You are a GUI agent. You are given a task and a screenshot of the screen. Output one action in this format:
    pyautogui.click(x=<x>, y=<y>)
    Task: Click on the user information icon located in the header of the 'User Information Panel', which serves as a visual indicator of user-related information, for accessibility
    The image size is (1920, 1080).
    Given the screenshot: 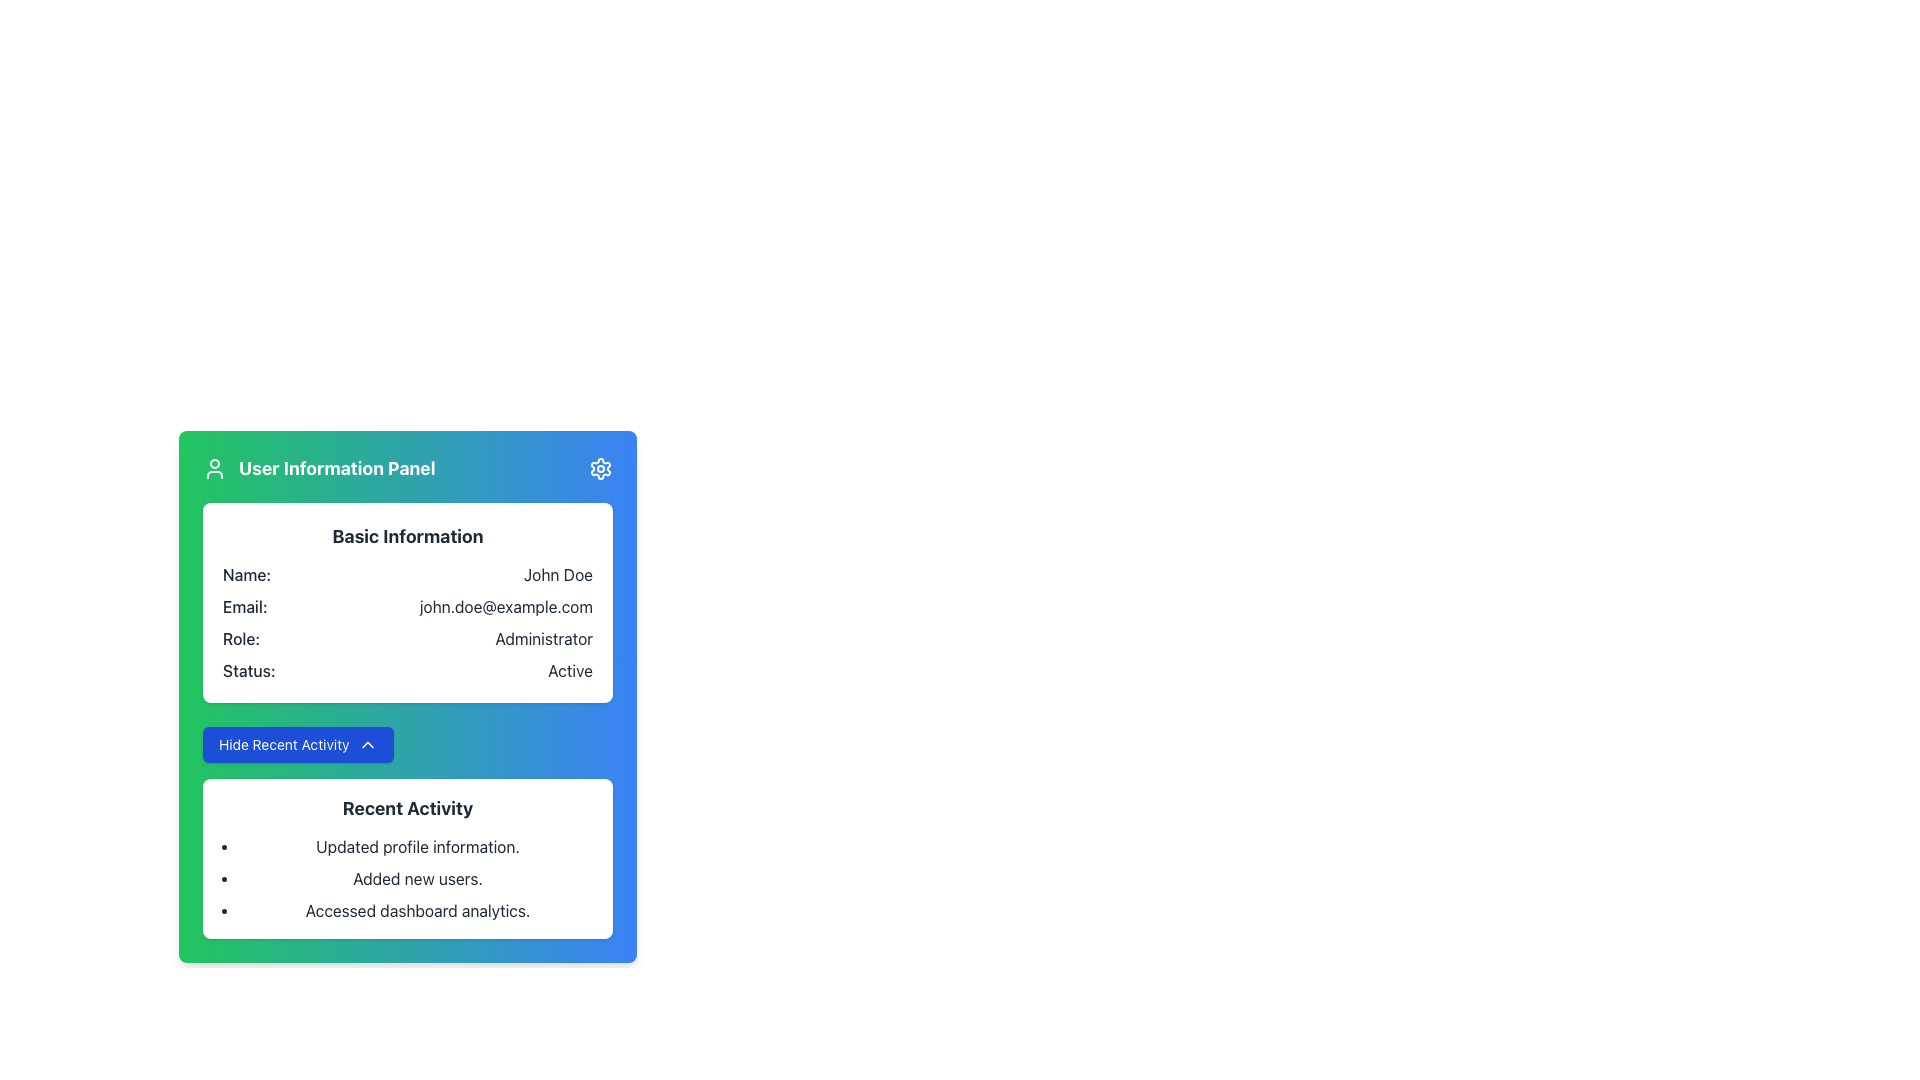 What is the action you would take?
    pyautogui.click(x=215, y=469)
    